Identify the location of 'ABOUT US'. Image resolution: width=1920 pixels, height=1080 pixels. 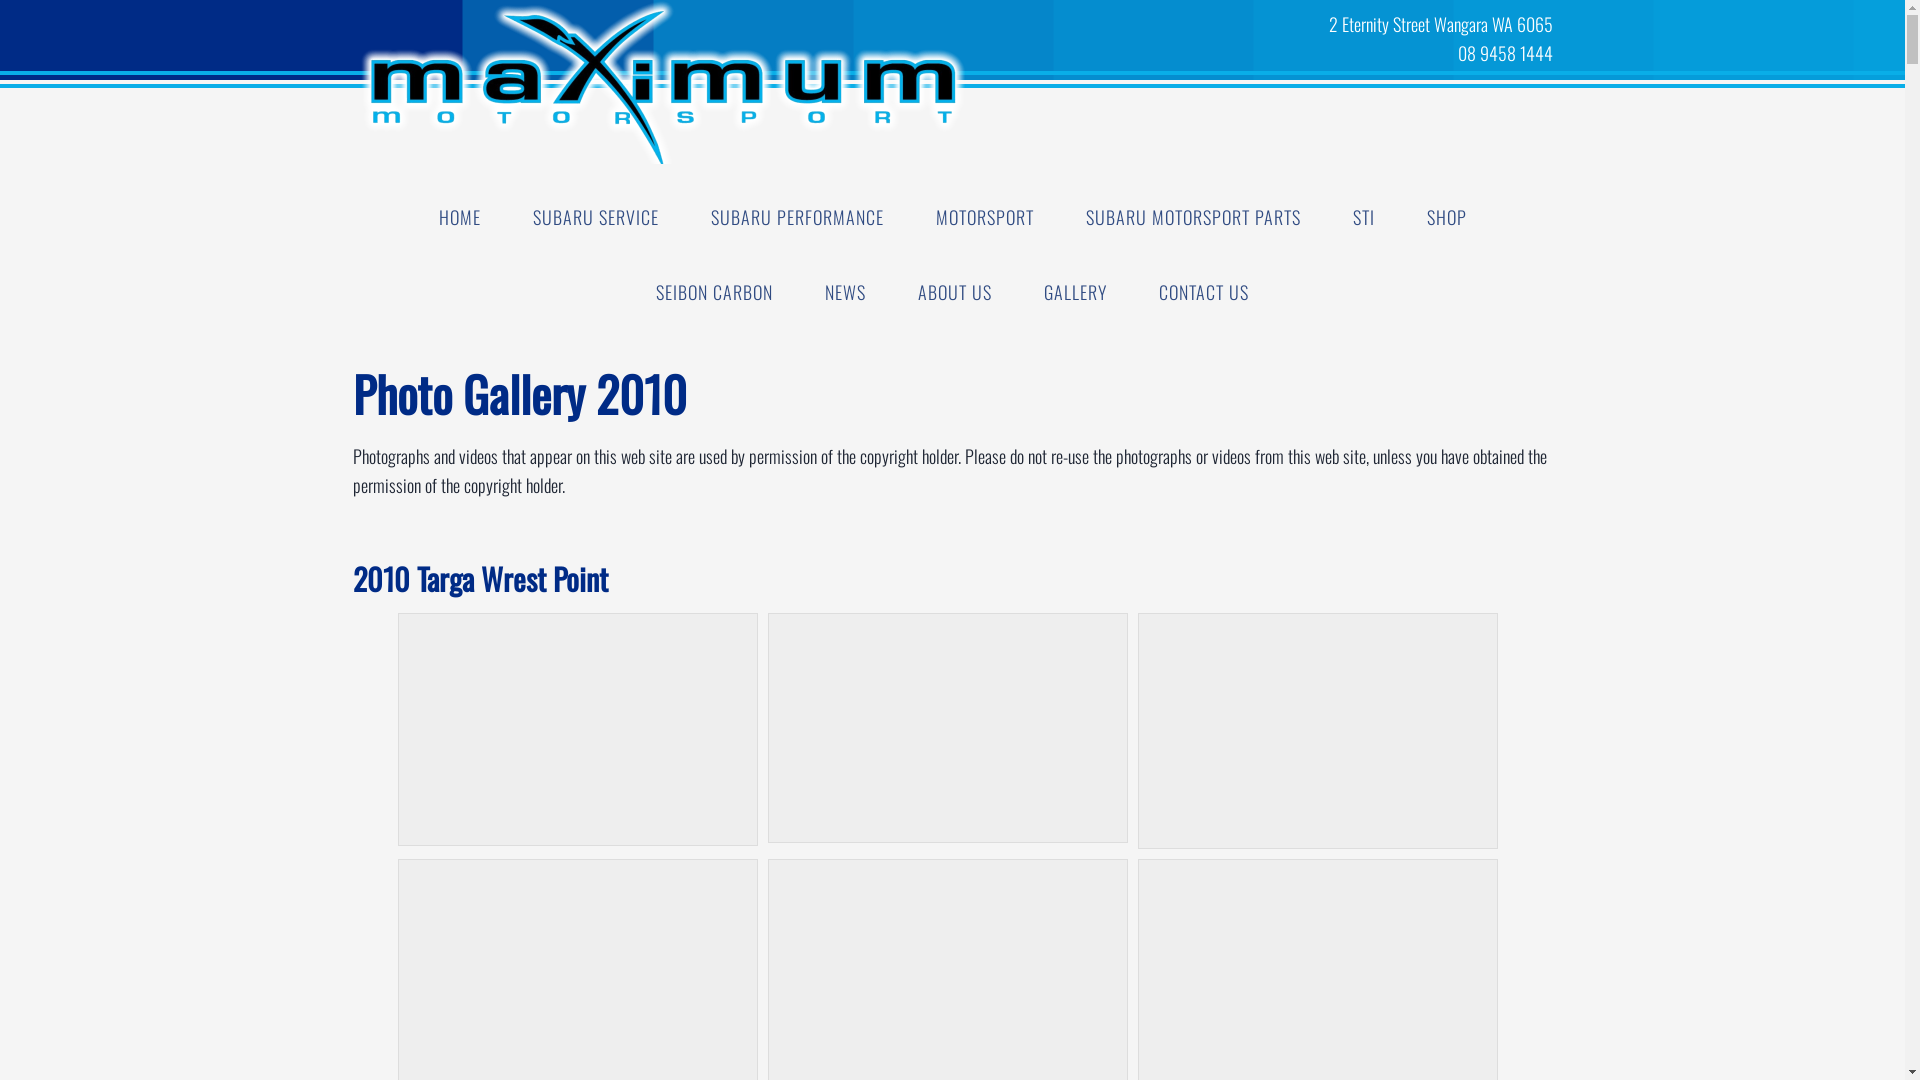
(954, 292).